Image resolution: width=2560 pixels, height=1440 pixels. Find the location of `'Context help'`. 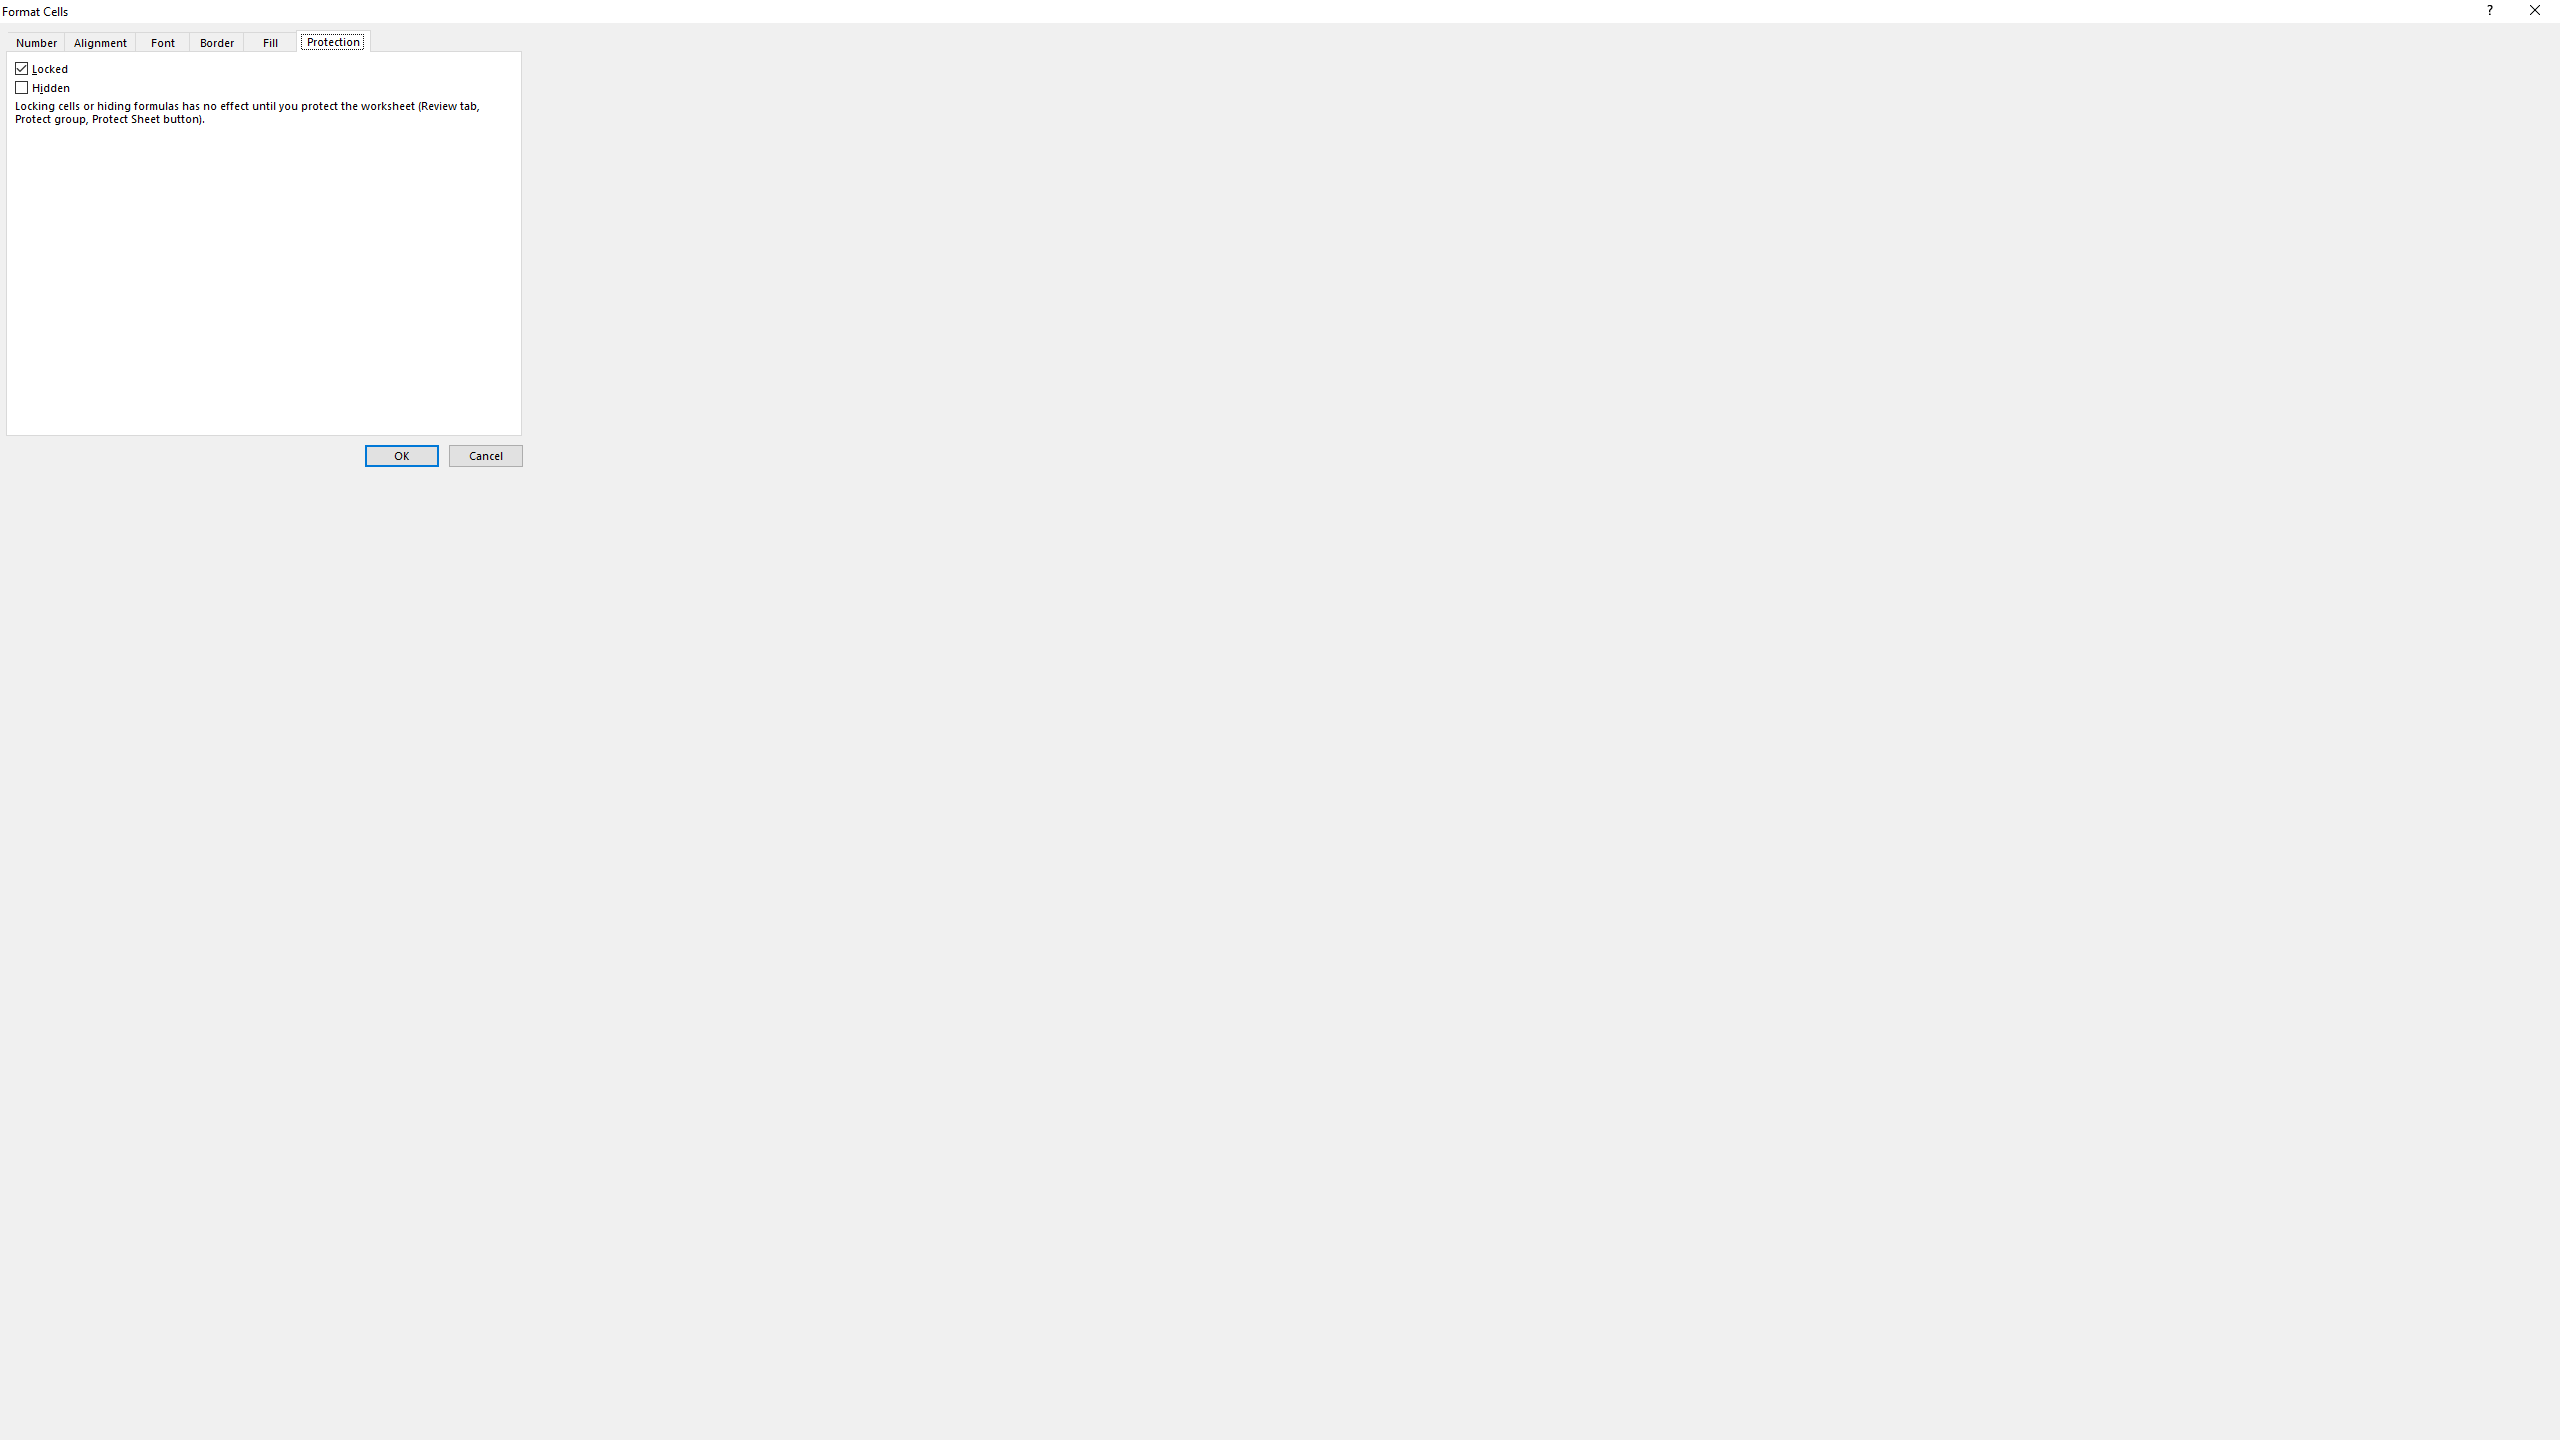

'Context help' is located at coordinates (2487, 15).